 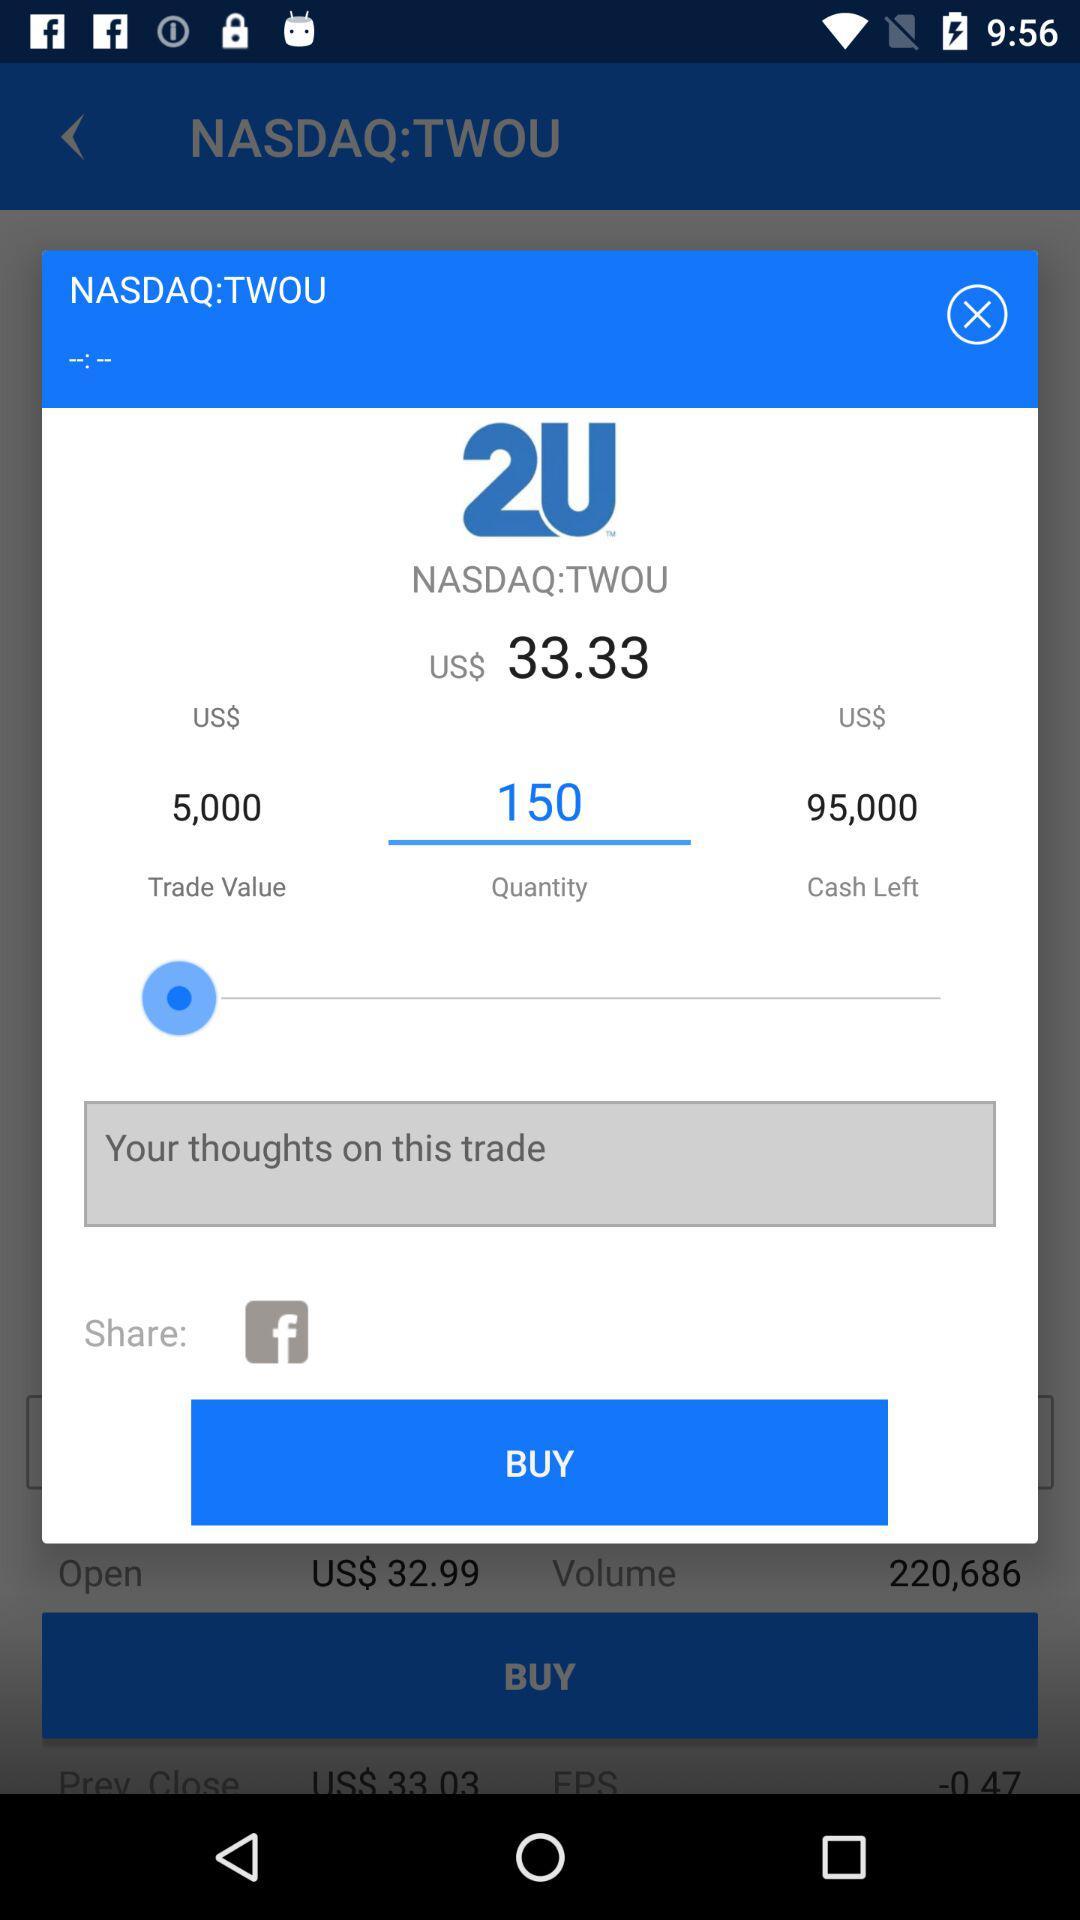 What do you see at coordinates (538, 801) in the screenshot?
I see `150 item` at bounding box center [538, 801].